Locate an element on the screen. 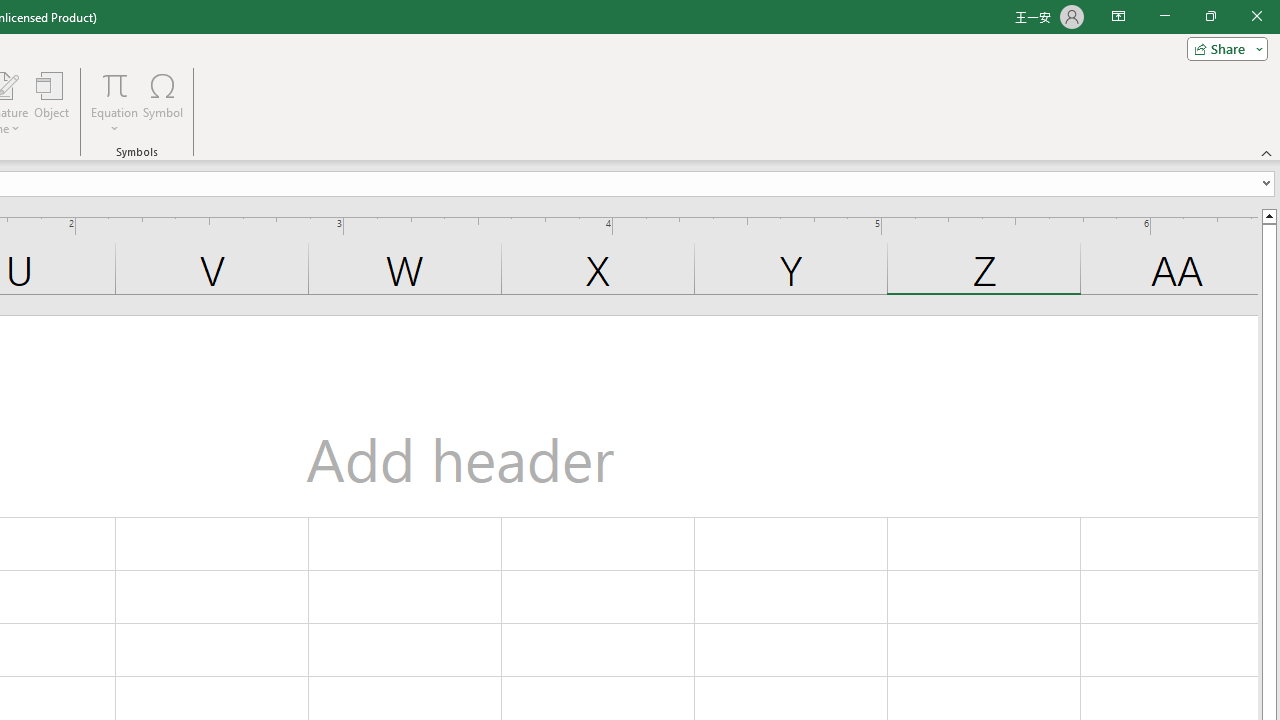 The image size is (1280, 720). 'Object...' is located at coordinates (51, 103).